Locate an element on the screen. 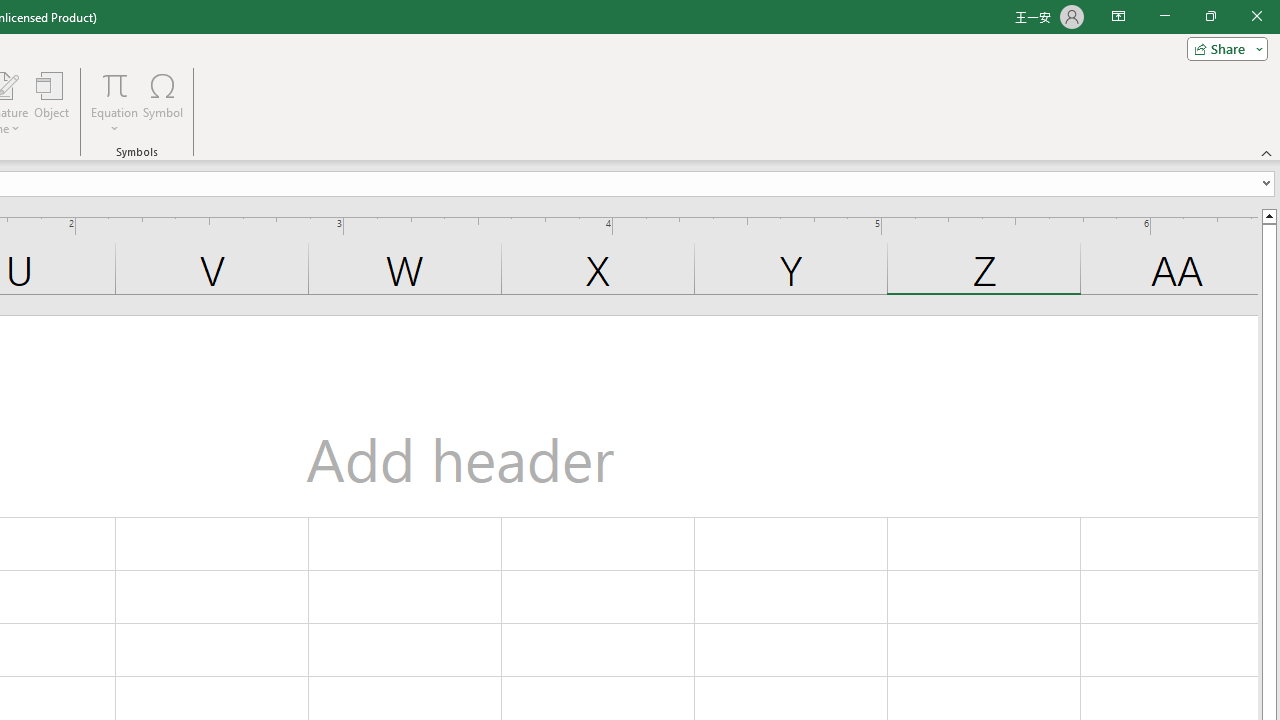 The image size is (1280, 720). 'Object...' is located at coordinates (51, 103).